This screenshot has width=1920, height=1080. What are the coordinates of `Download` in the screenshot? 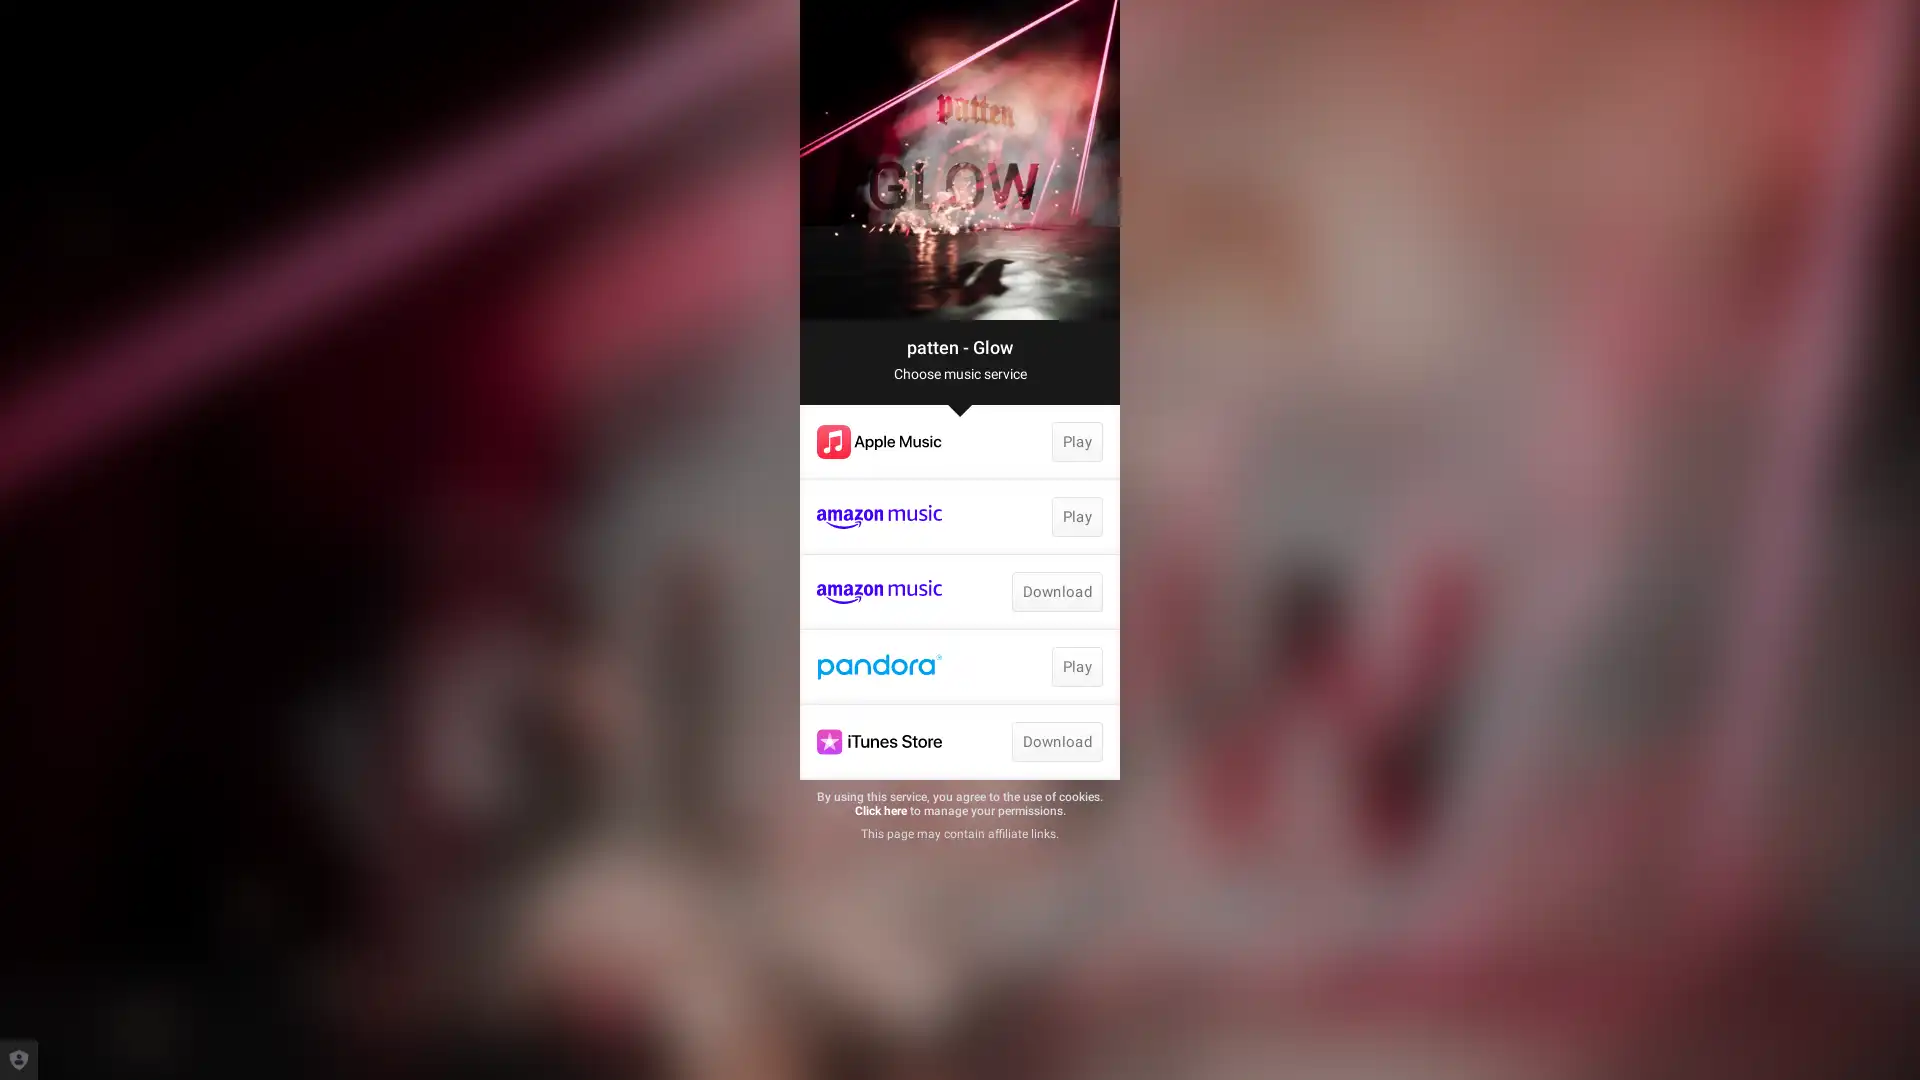 It's located at (1055, 590).